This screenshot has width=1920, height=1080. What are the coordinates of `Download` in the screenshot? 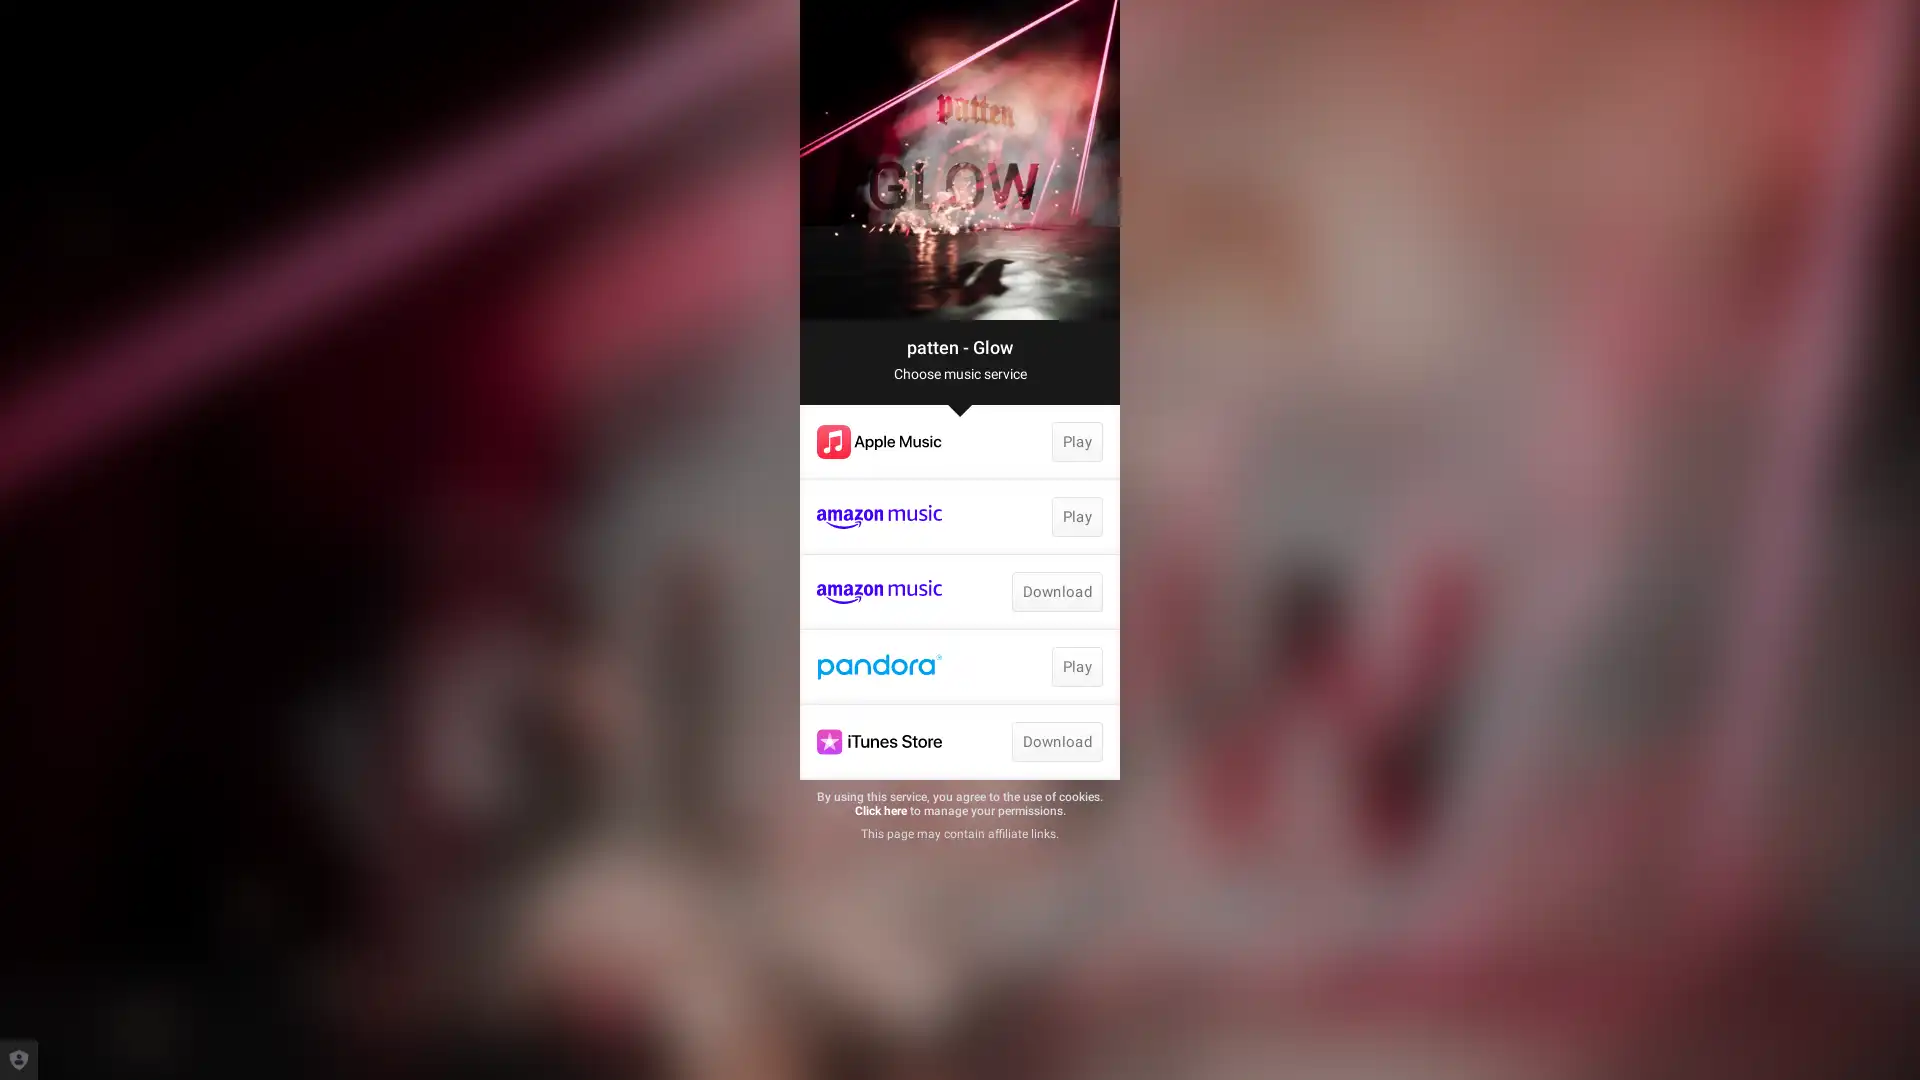 It's located at (1055, 590).